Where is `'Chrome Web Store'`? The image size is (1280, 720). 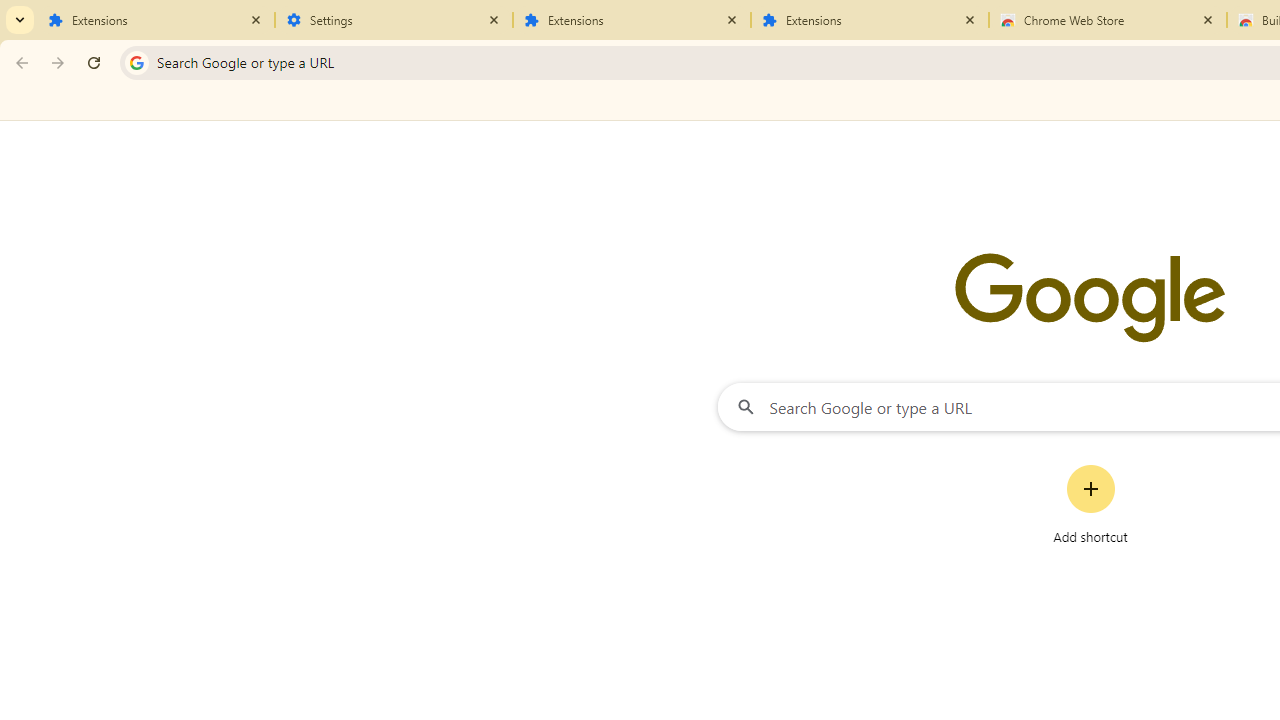 'Chrome Web Store' is located at coordinates (1107, 20).